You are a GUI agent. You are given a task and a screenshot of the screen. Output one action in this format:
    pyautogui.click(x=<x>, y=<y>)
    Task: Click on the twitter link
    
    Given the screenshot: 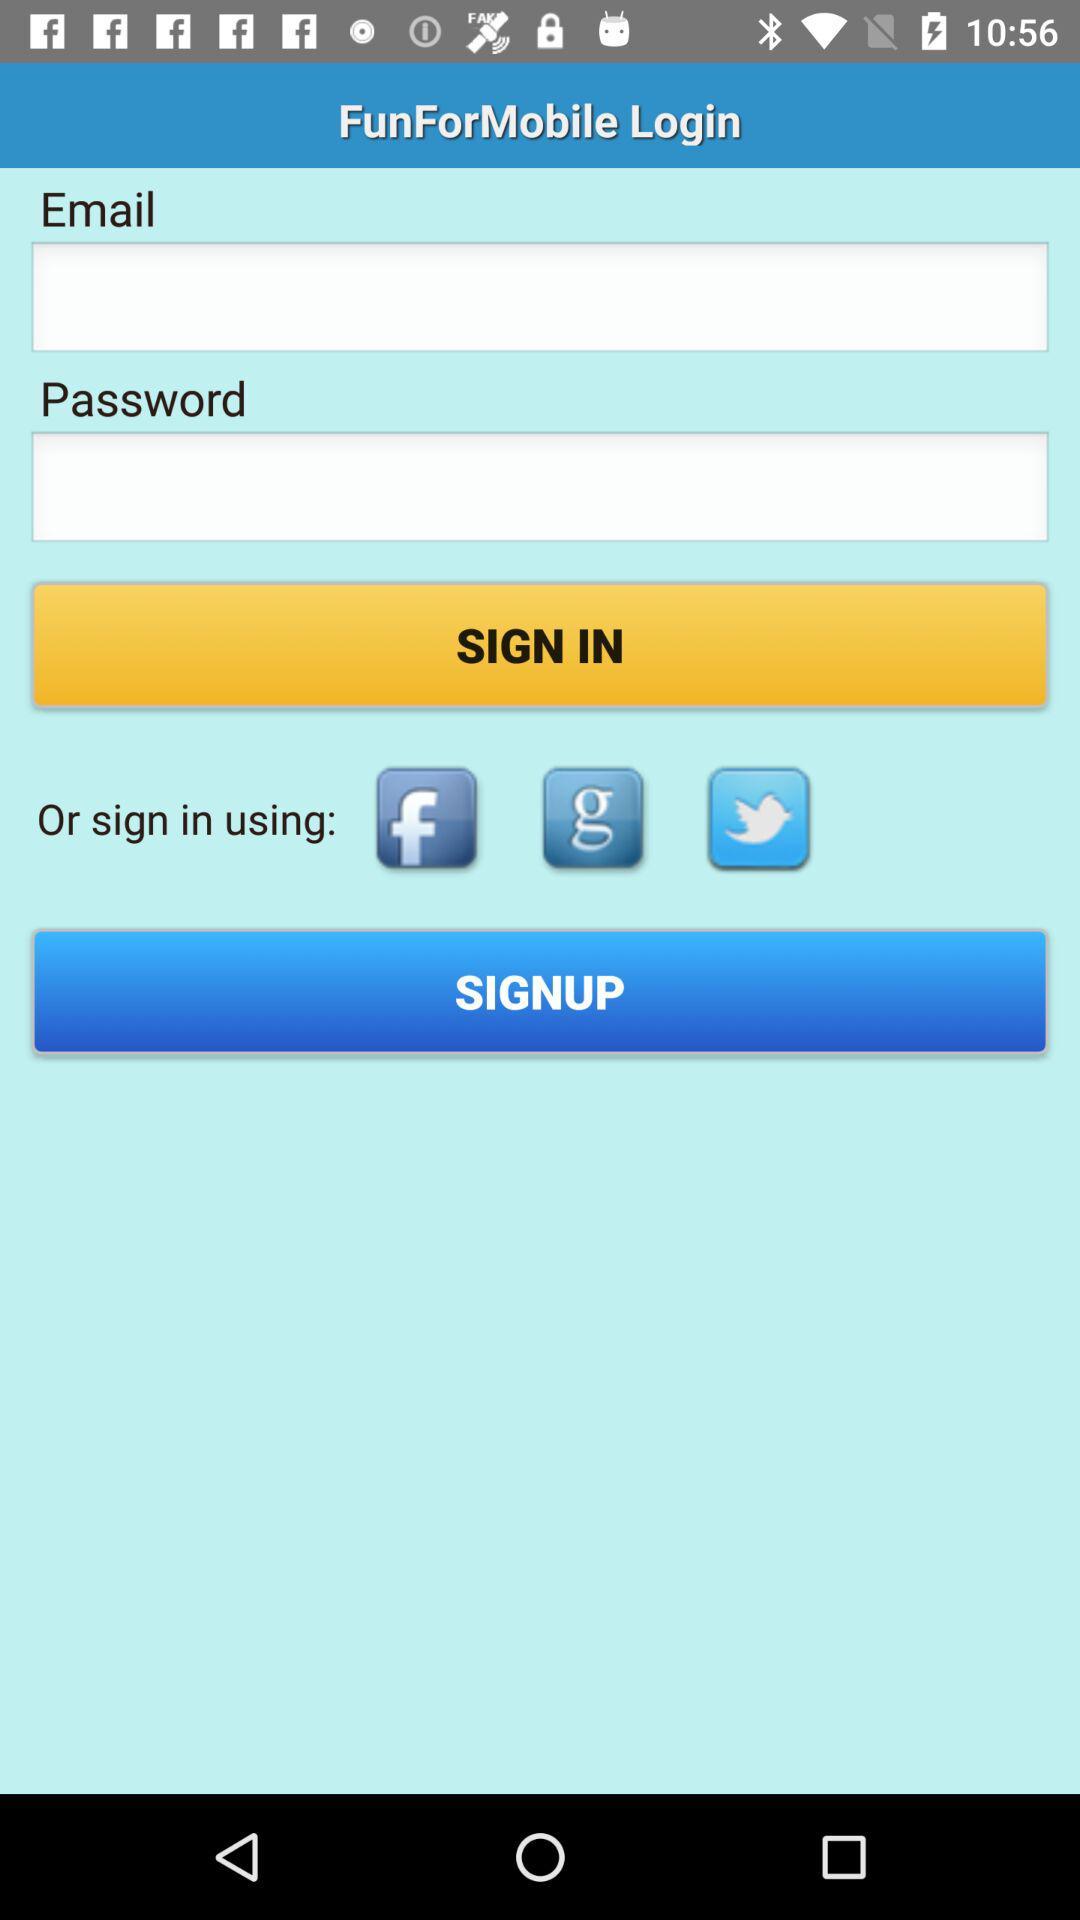 What is the action you would take?
    pyautogui.click(x=759, y=818)
    